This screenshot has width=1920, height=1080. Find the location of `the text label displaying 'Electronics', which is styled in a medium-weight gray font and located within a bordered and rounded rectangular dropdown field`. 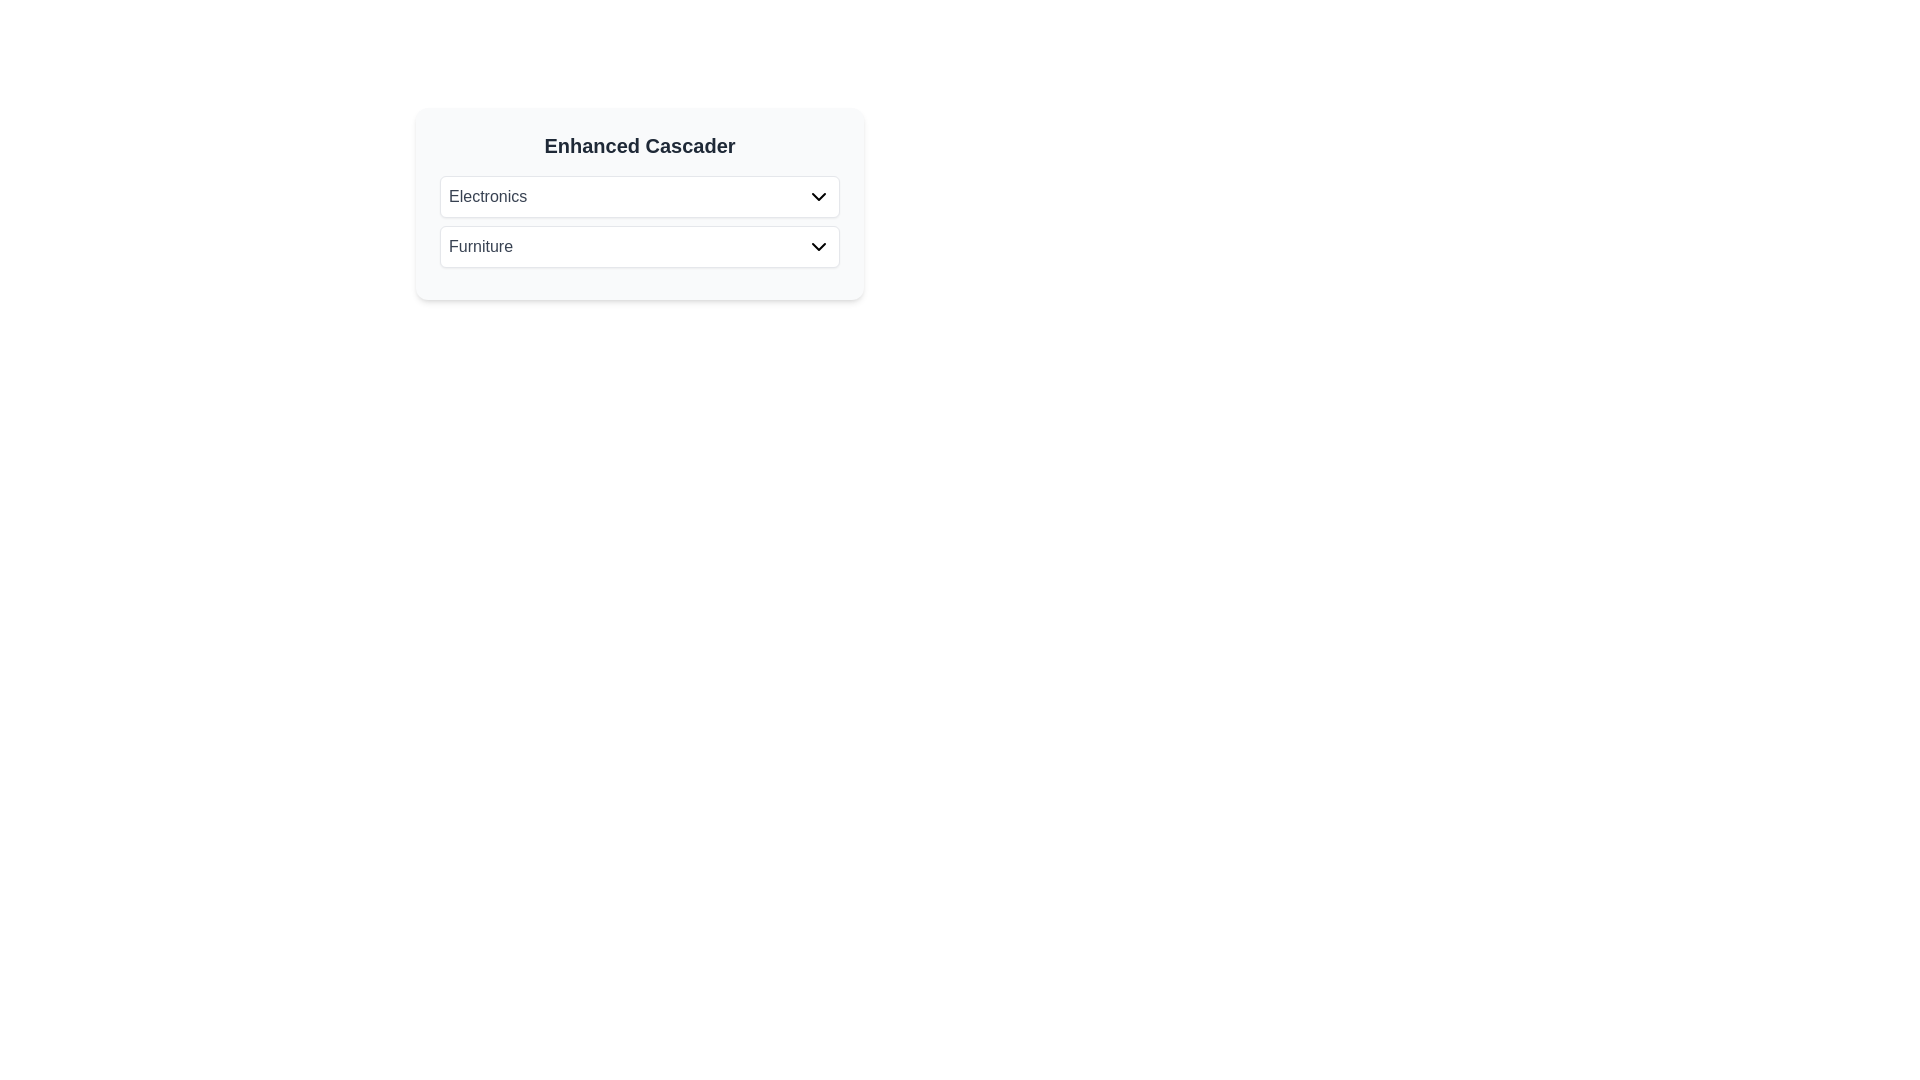

the text label displaying 'Electronics', which is styled in a medium-weight gray font and located within a bordered and rounded rectangular dropdown field is located at coordinates (488, 196).